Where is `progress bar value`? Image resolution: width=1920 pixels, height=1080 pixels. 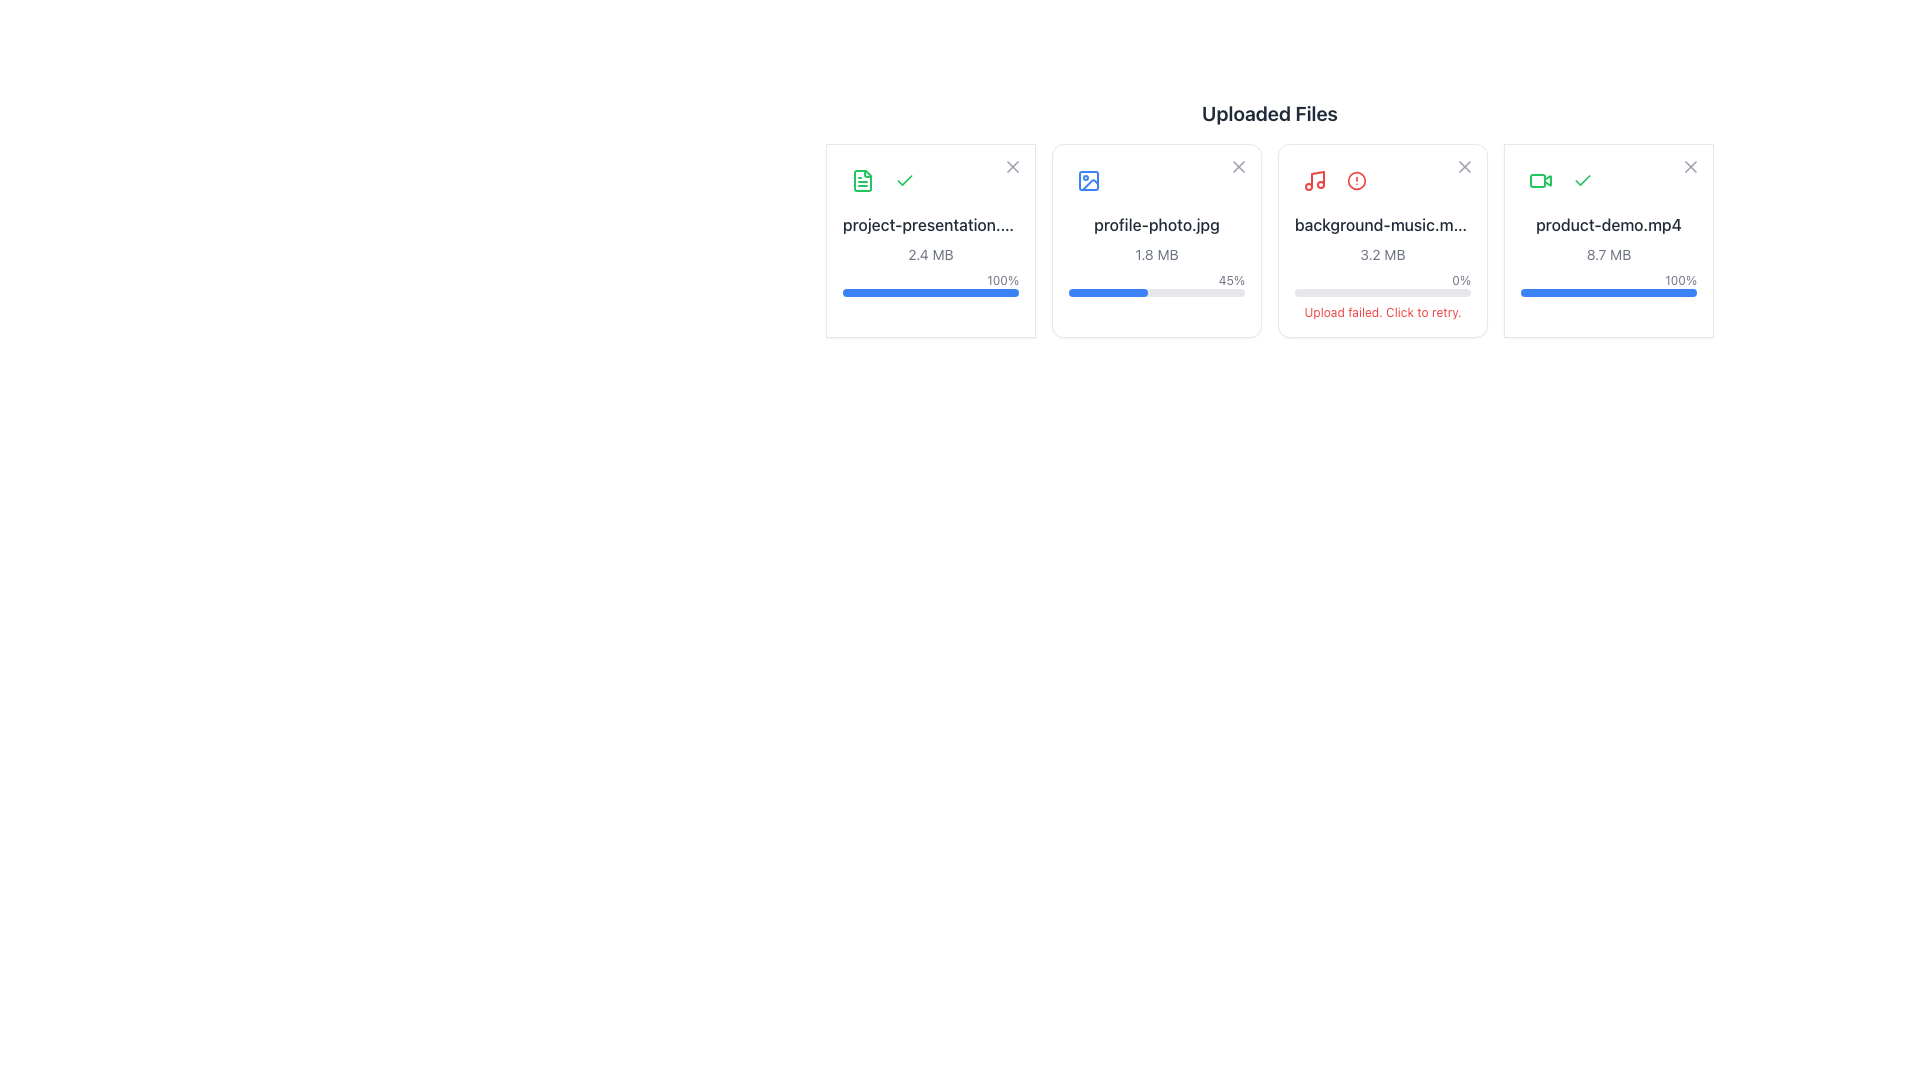 progress bar value is located at coordinates (1214, 293).